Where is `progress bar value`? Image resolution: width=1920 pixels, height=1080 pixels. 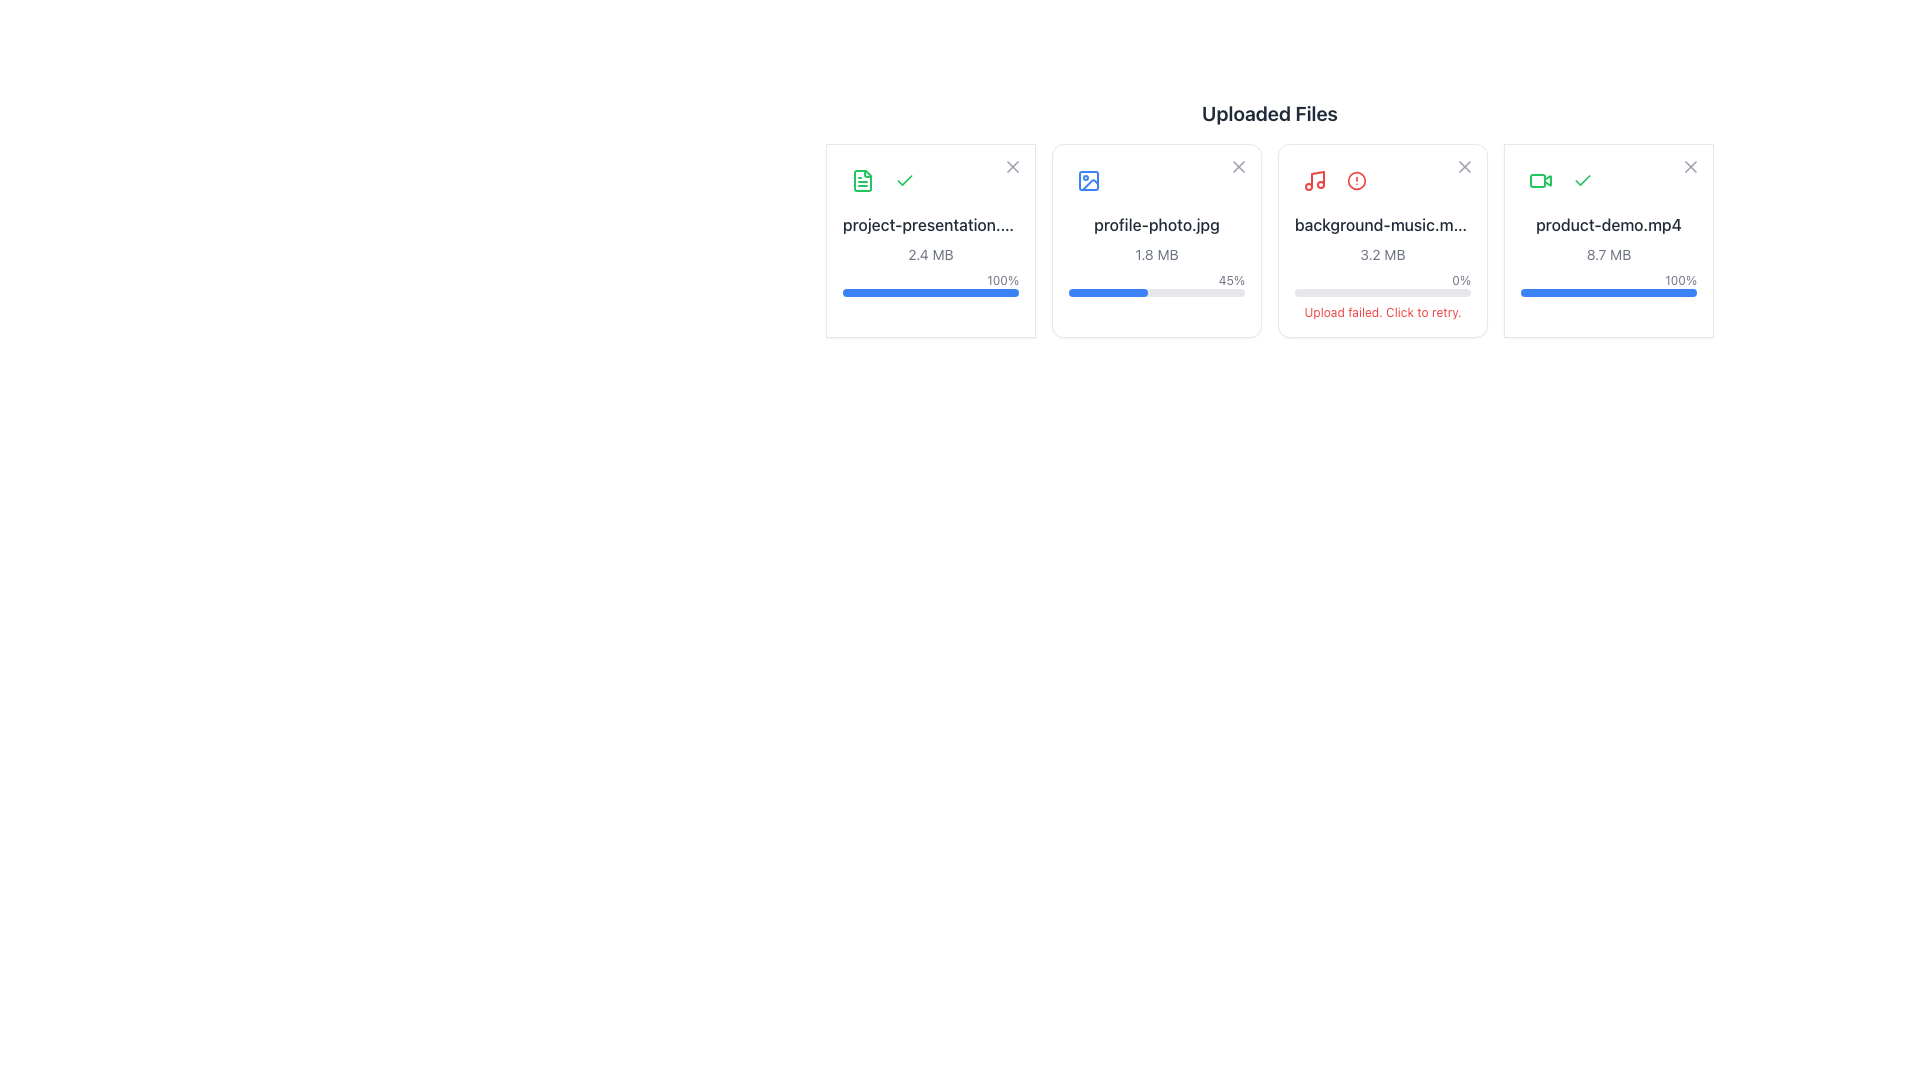 progress bar value is located at coordinates (1214, 293).